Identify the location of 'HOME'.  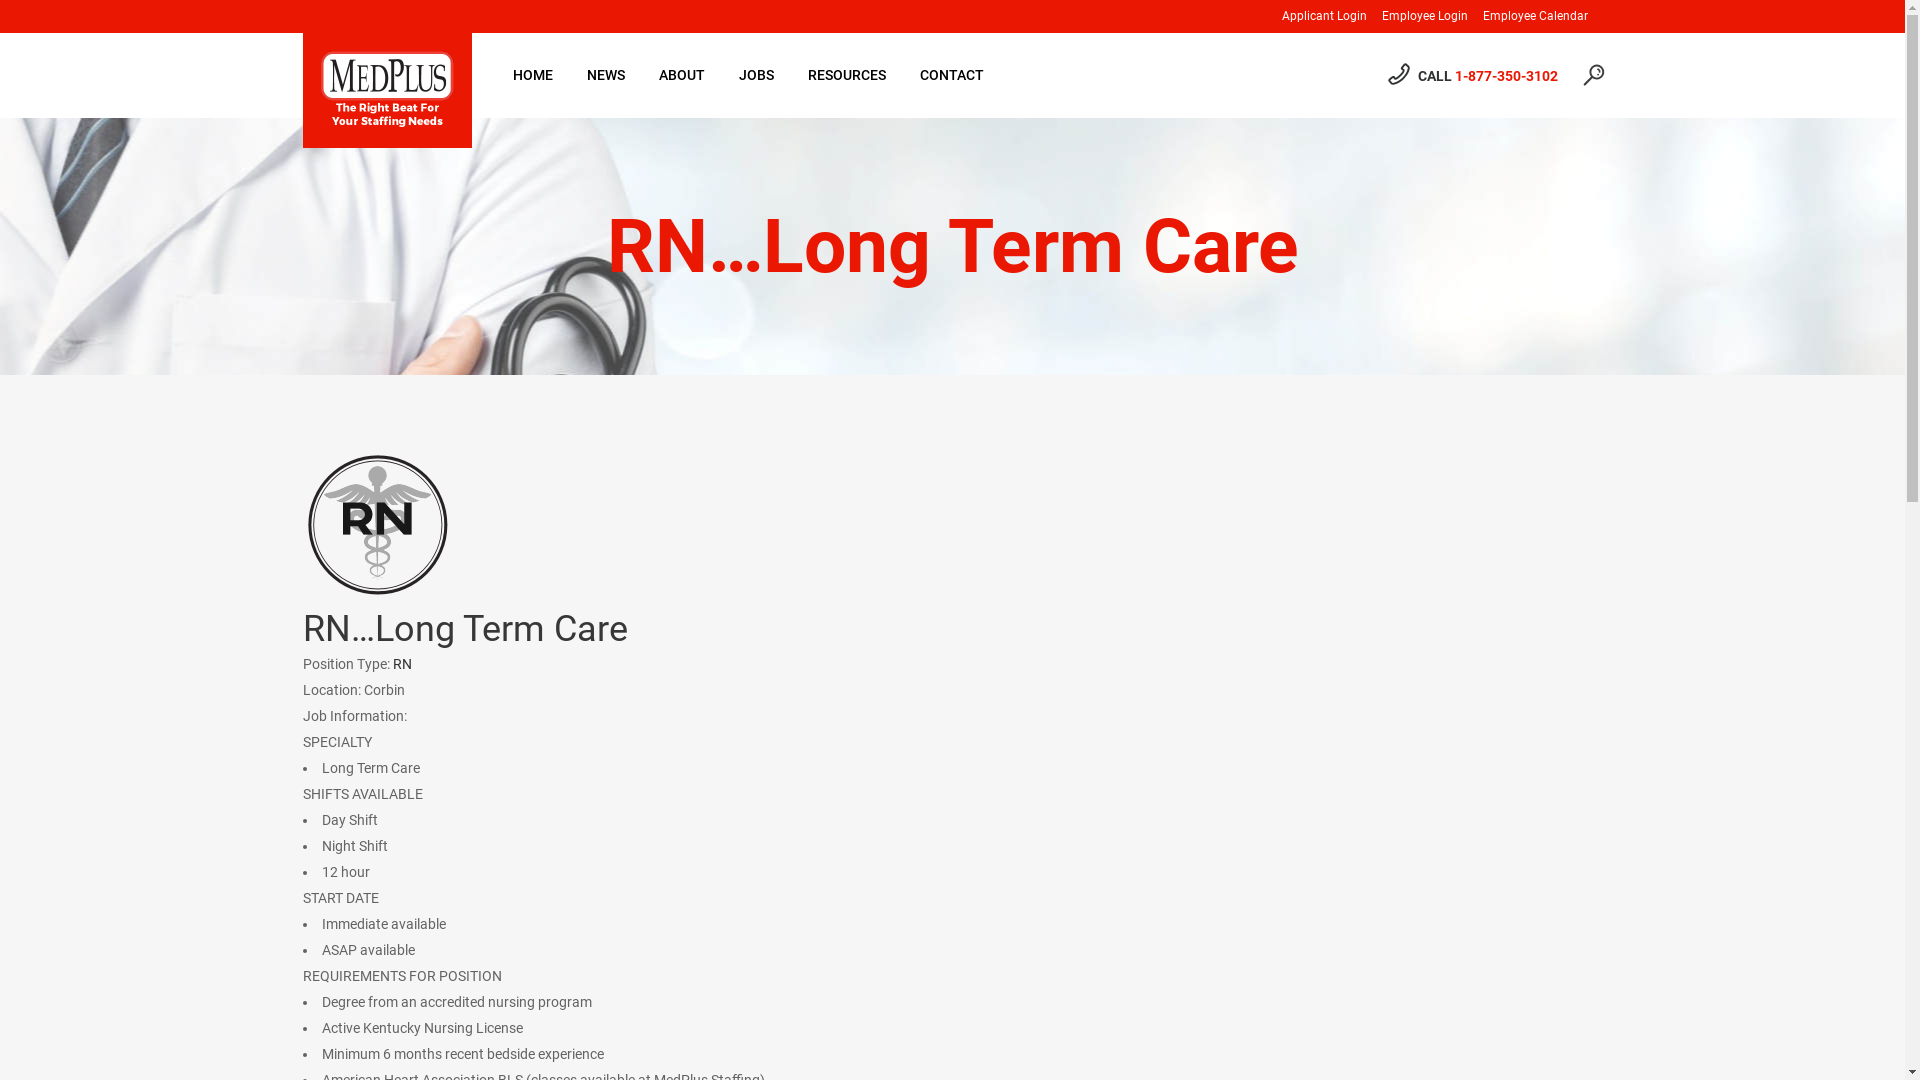
(532, 74).